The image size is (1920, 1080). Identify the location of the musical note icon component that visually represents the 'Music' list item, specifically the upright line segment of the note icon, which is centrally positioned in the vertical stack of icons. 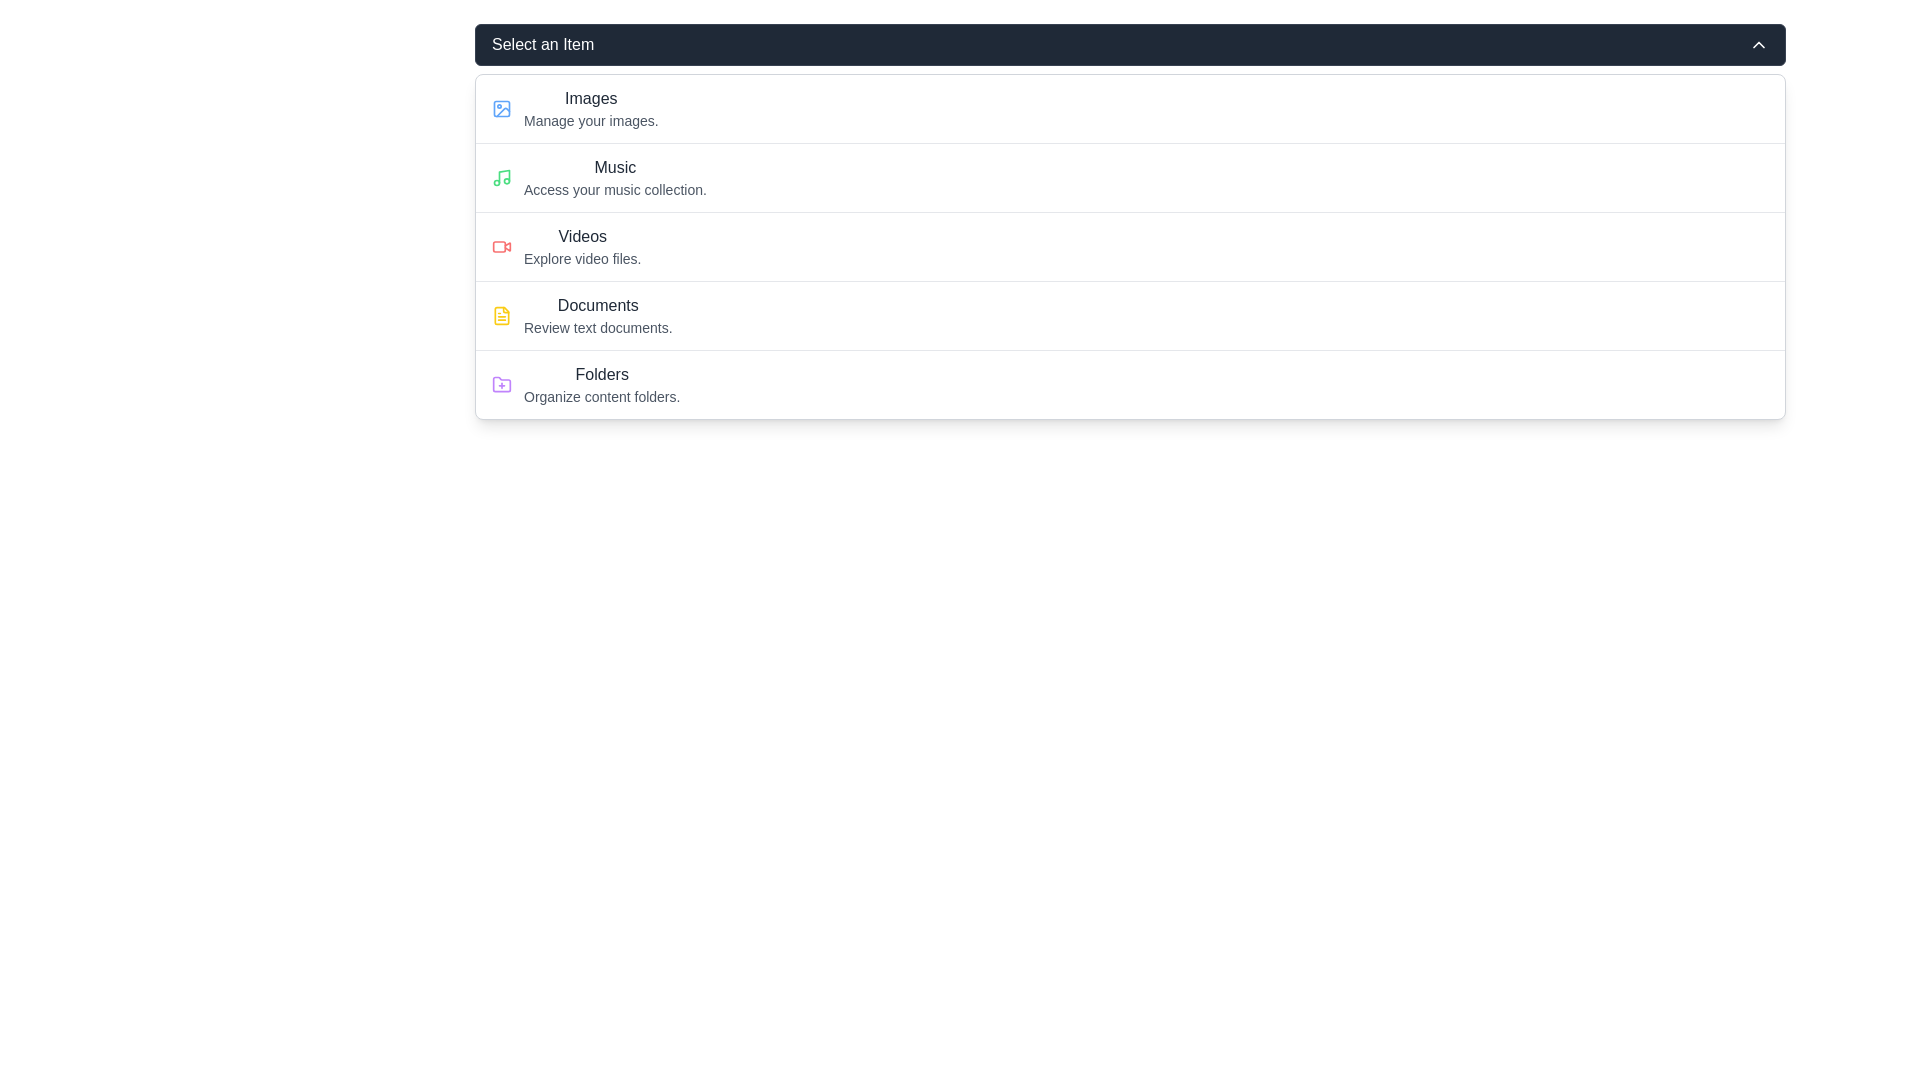
(504, 175).